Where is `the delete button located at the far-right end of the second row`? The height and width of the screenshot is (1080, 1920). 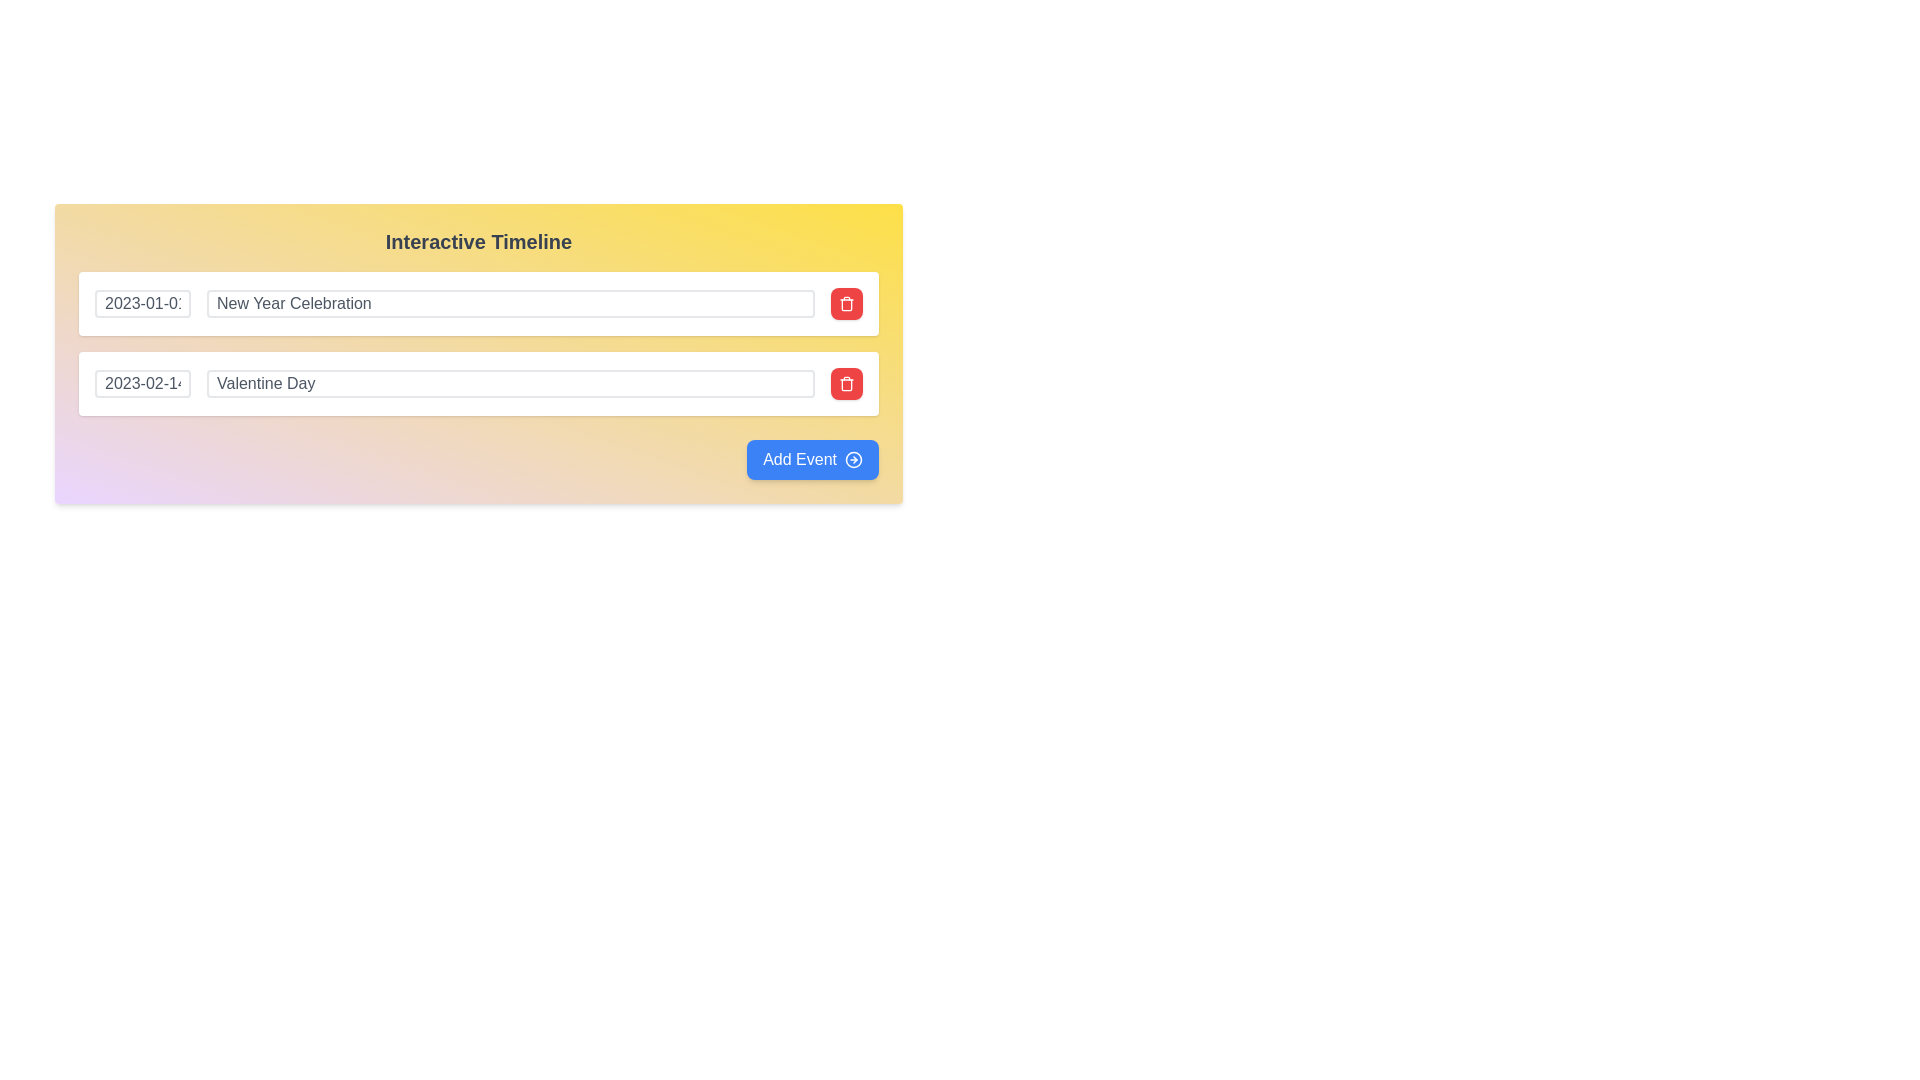
the delete button located at the far-right end of the second row is located at coordinates (846, 384).